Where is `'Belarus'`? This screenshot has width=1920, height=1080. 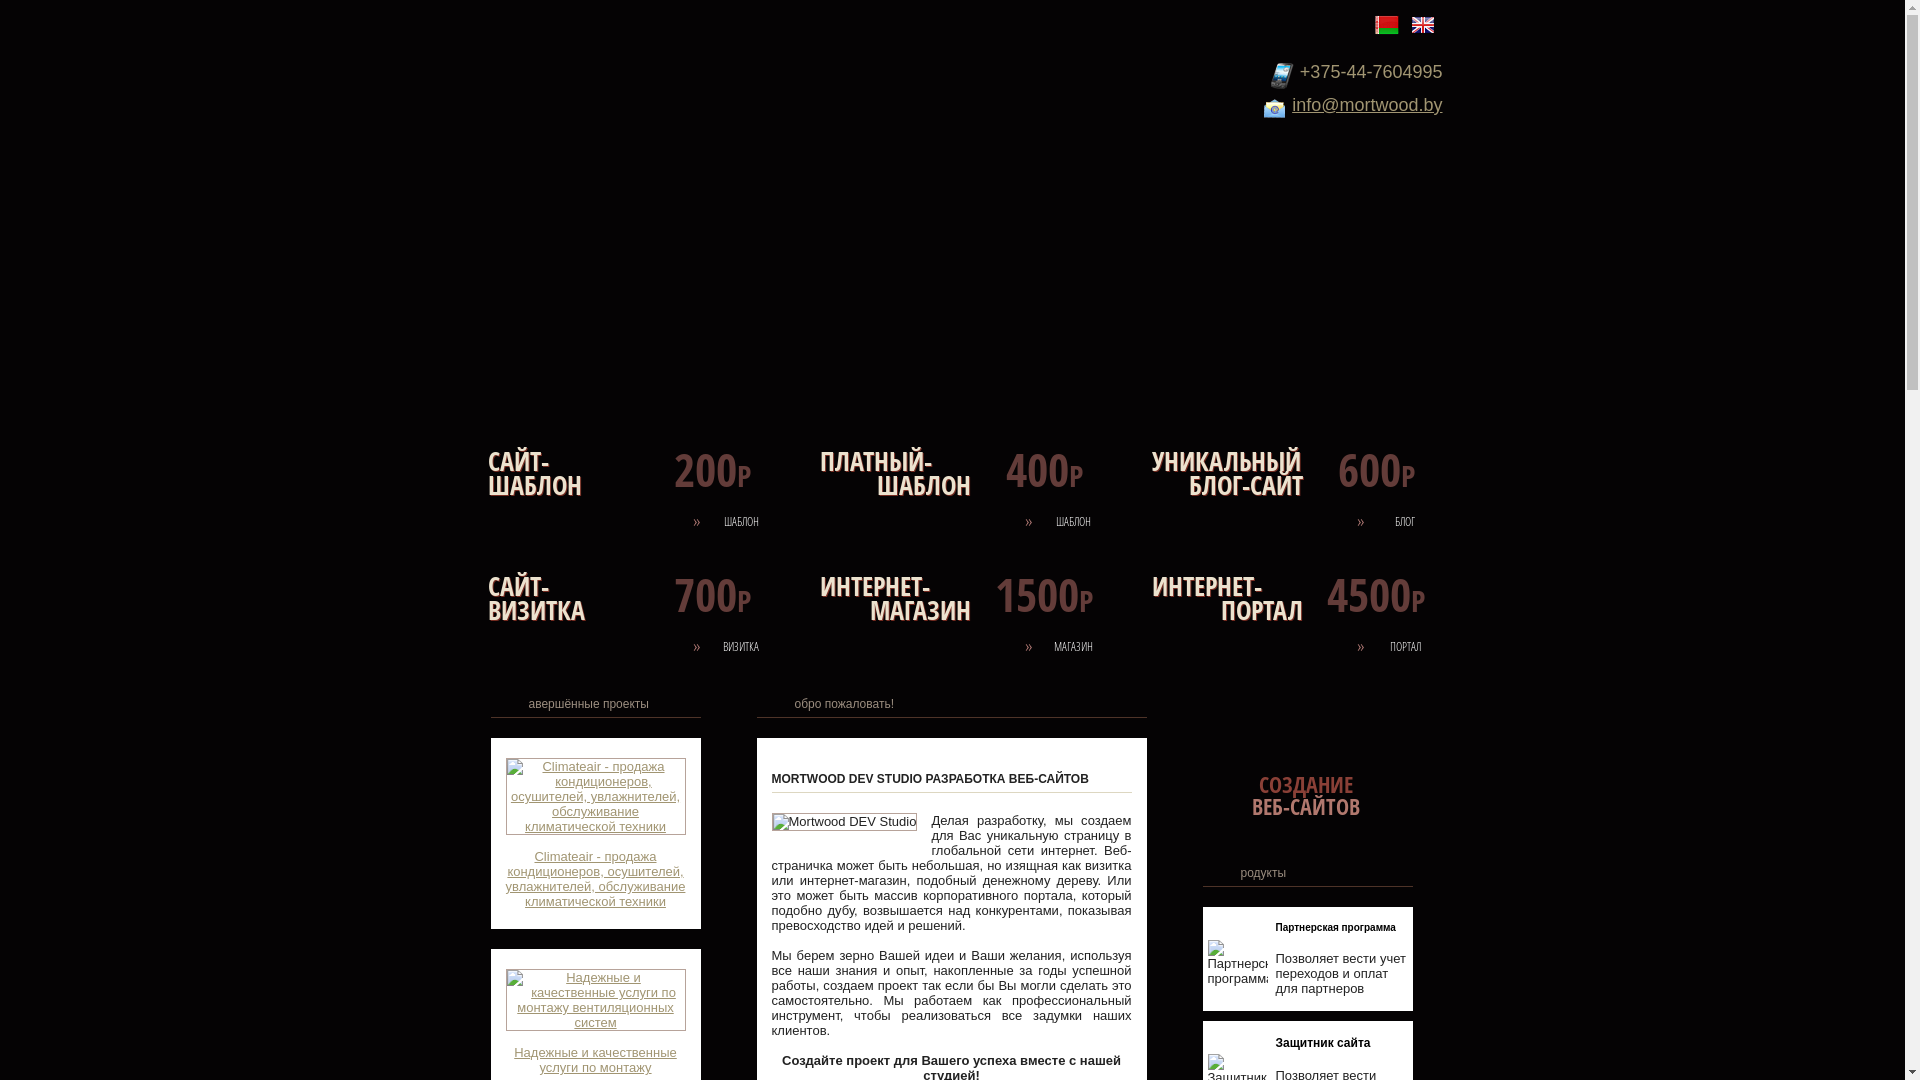
'Belarus' is located at coordinates (1386, 24).